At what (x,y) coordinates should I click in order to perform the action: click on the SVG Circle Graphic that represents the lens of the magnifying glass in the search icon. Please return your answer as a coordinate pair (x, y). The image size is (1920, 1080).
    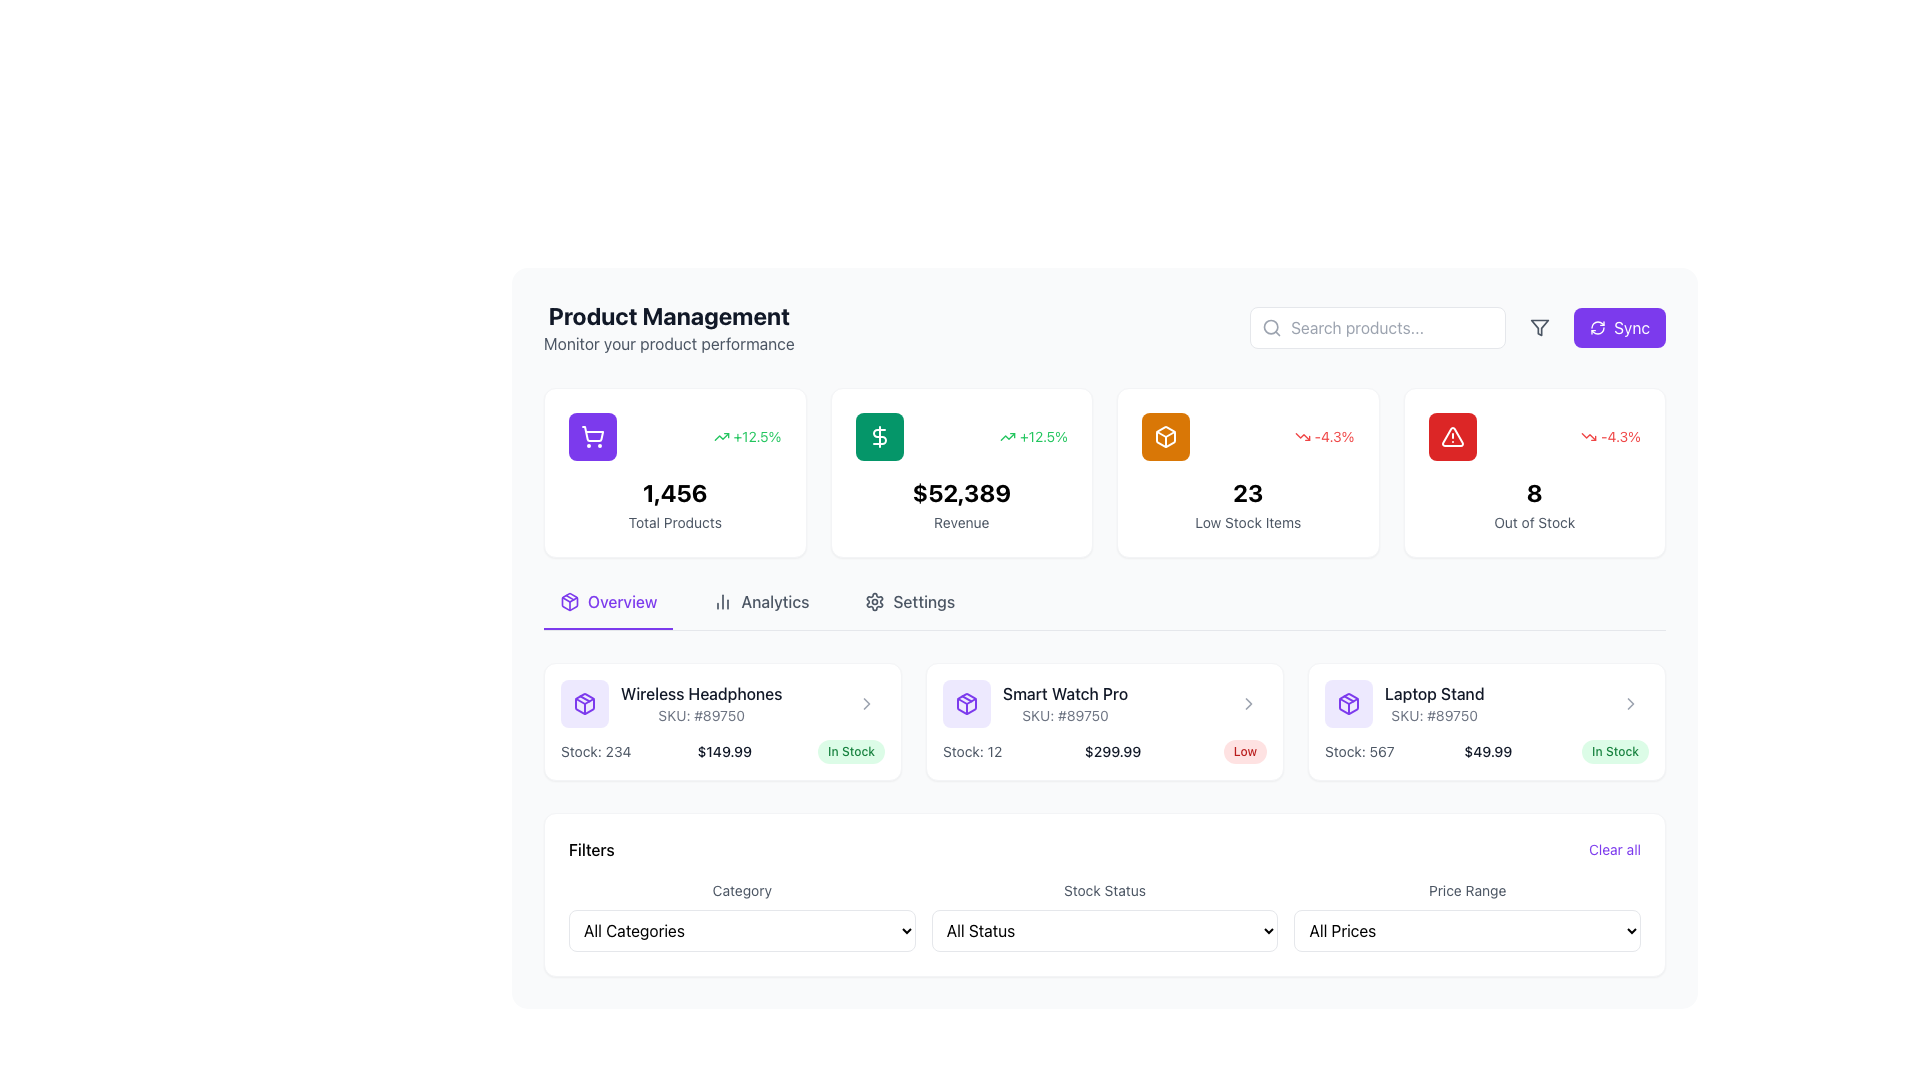
    Looking at the image, I should click on (1270, 326).